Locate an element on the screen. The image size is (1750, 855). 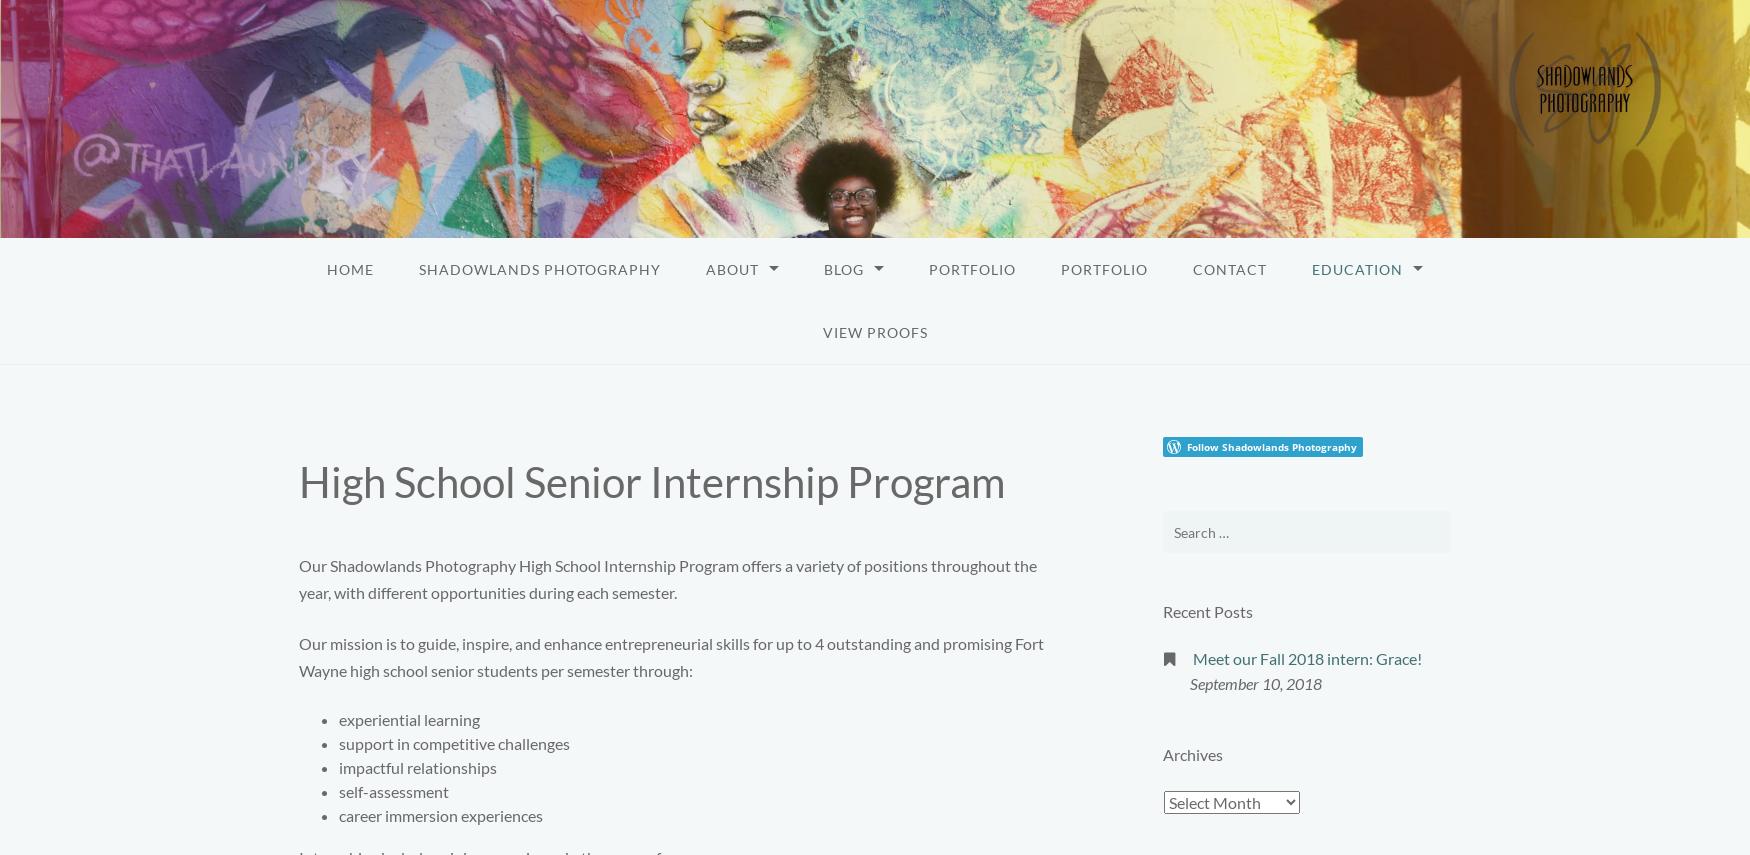
'self-assessment' is located at coordinates (392, 791).